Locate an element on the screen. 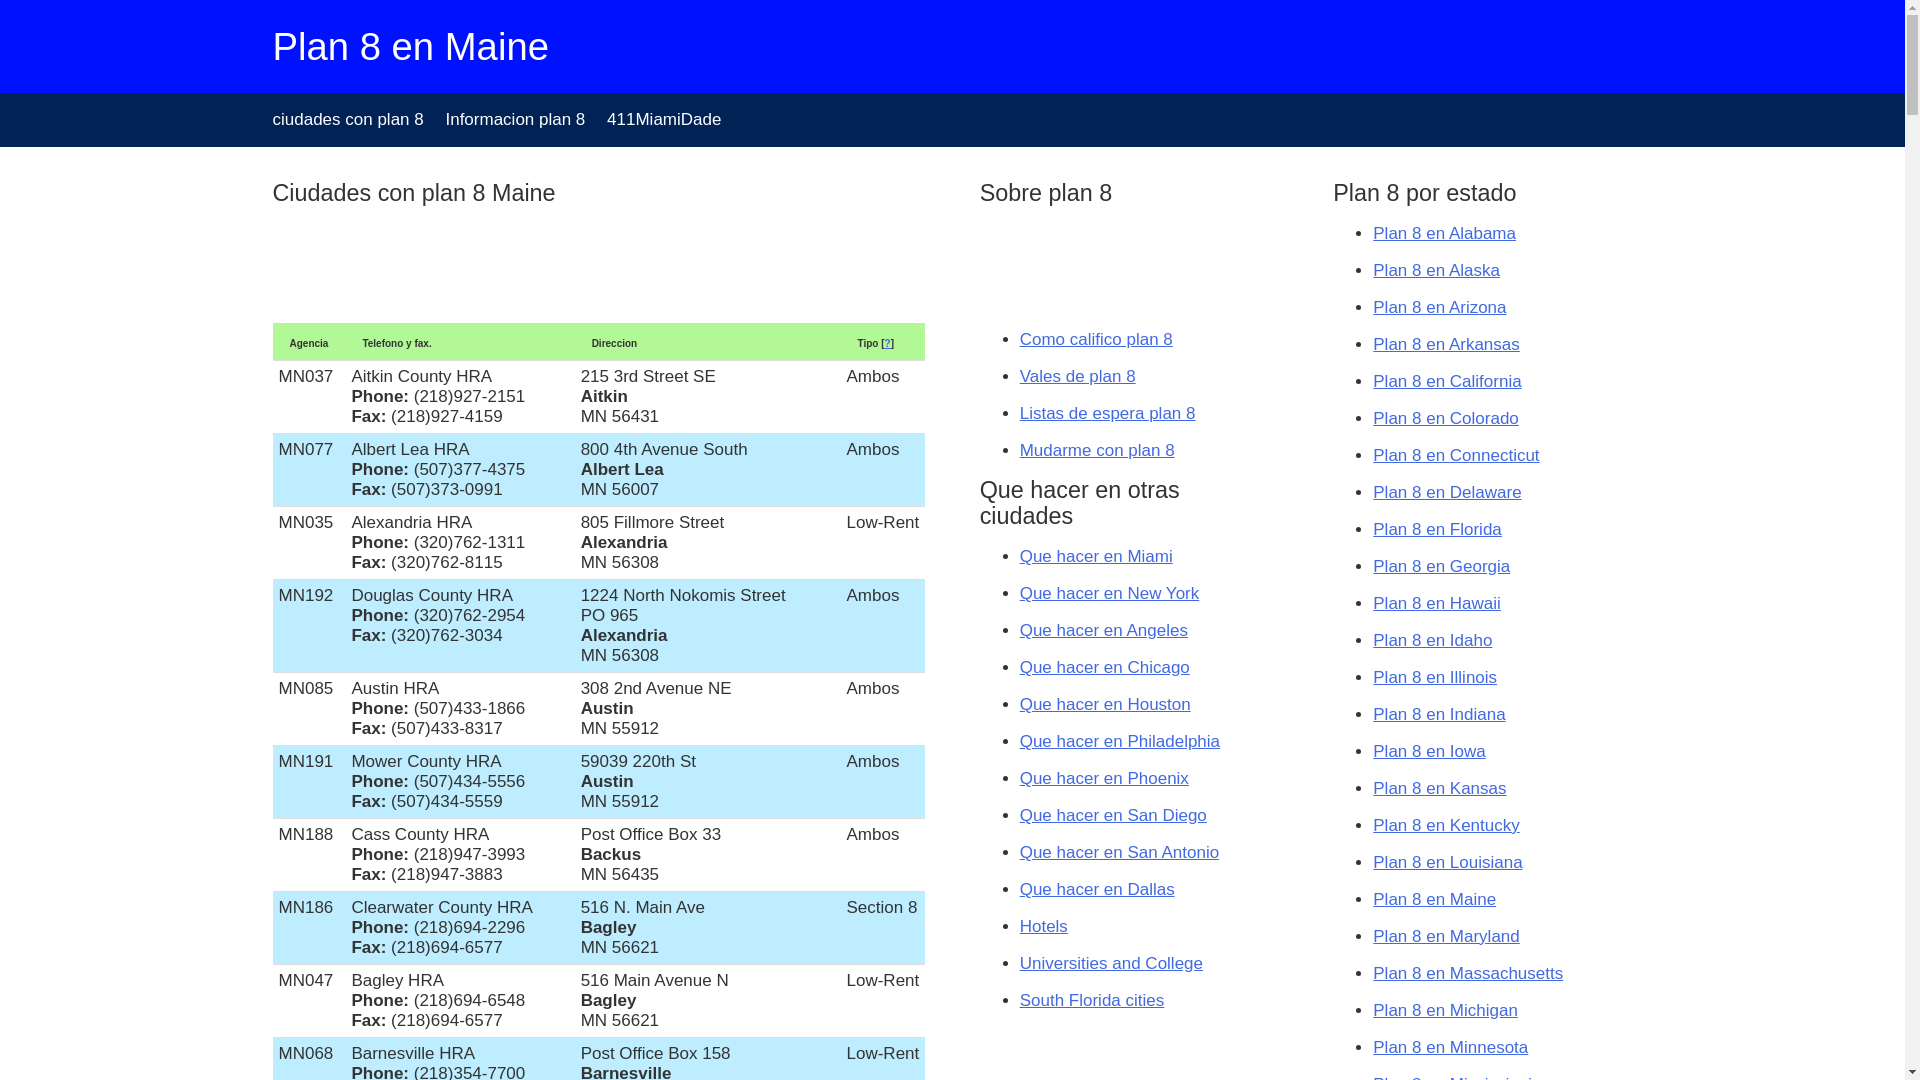 The width and height of the screenshot is (1920, 1080). 'Plan 8 en Michigan' is located at coordinates (1445, 1010).